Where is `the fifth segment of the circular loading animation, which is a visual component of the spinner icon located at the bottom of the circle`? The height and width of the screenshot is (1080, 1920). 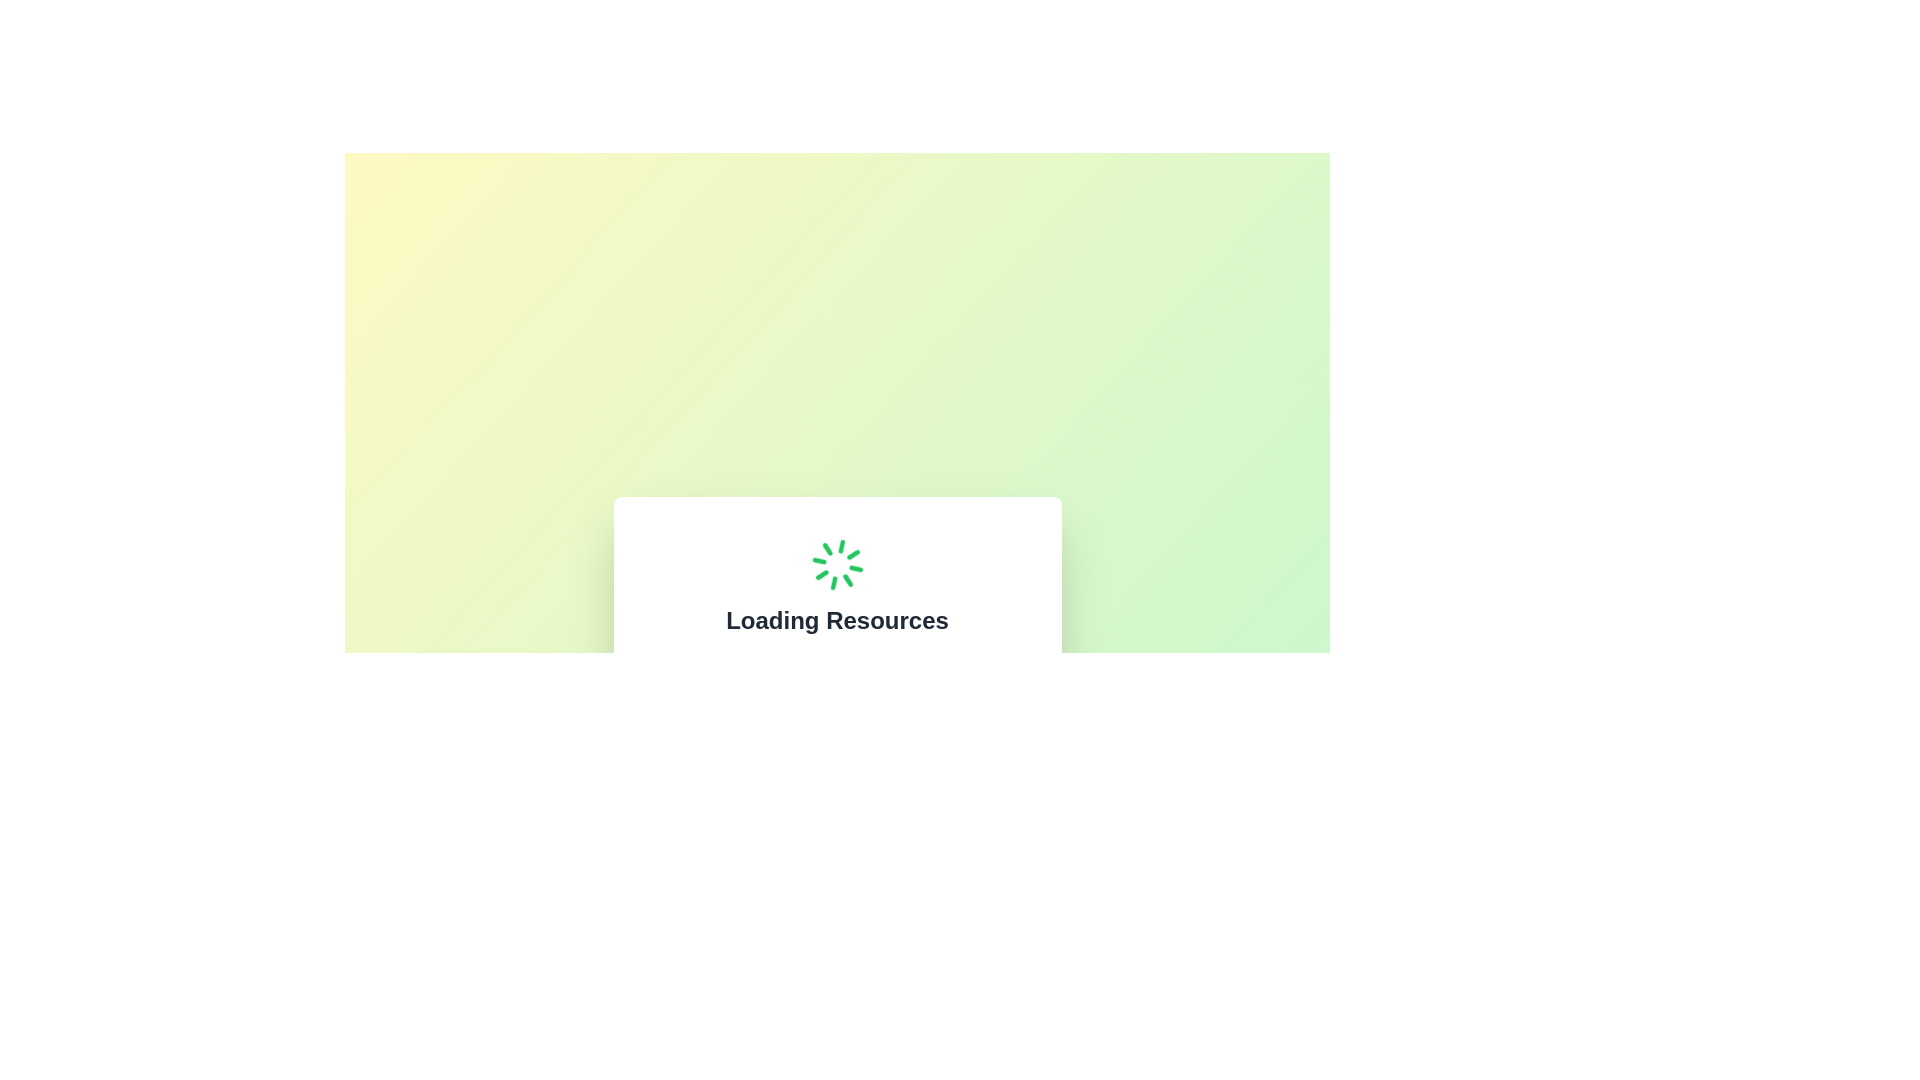
the fifth segment of the circular loading animation, which is a visual component of the spinner icon located at the bottom of the circle is located at coordinates (833, 546).